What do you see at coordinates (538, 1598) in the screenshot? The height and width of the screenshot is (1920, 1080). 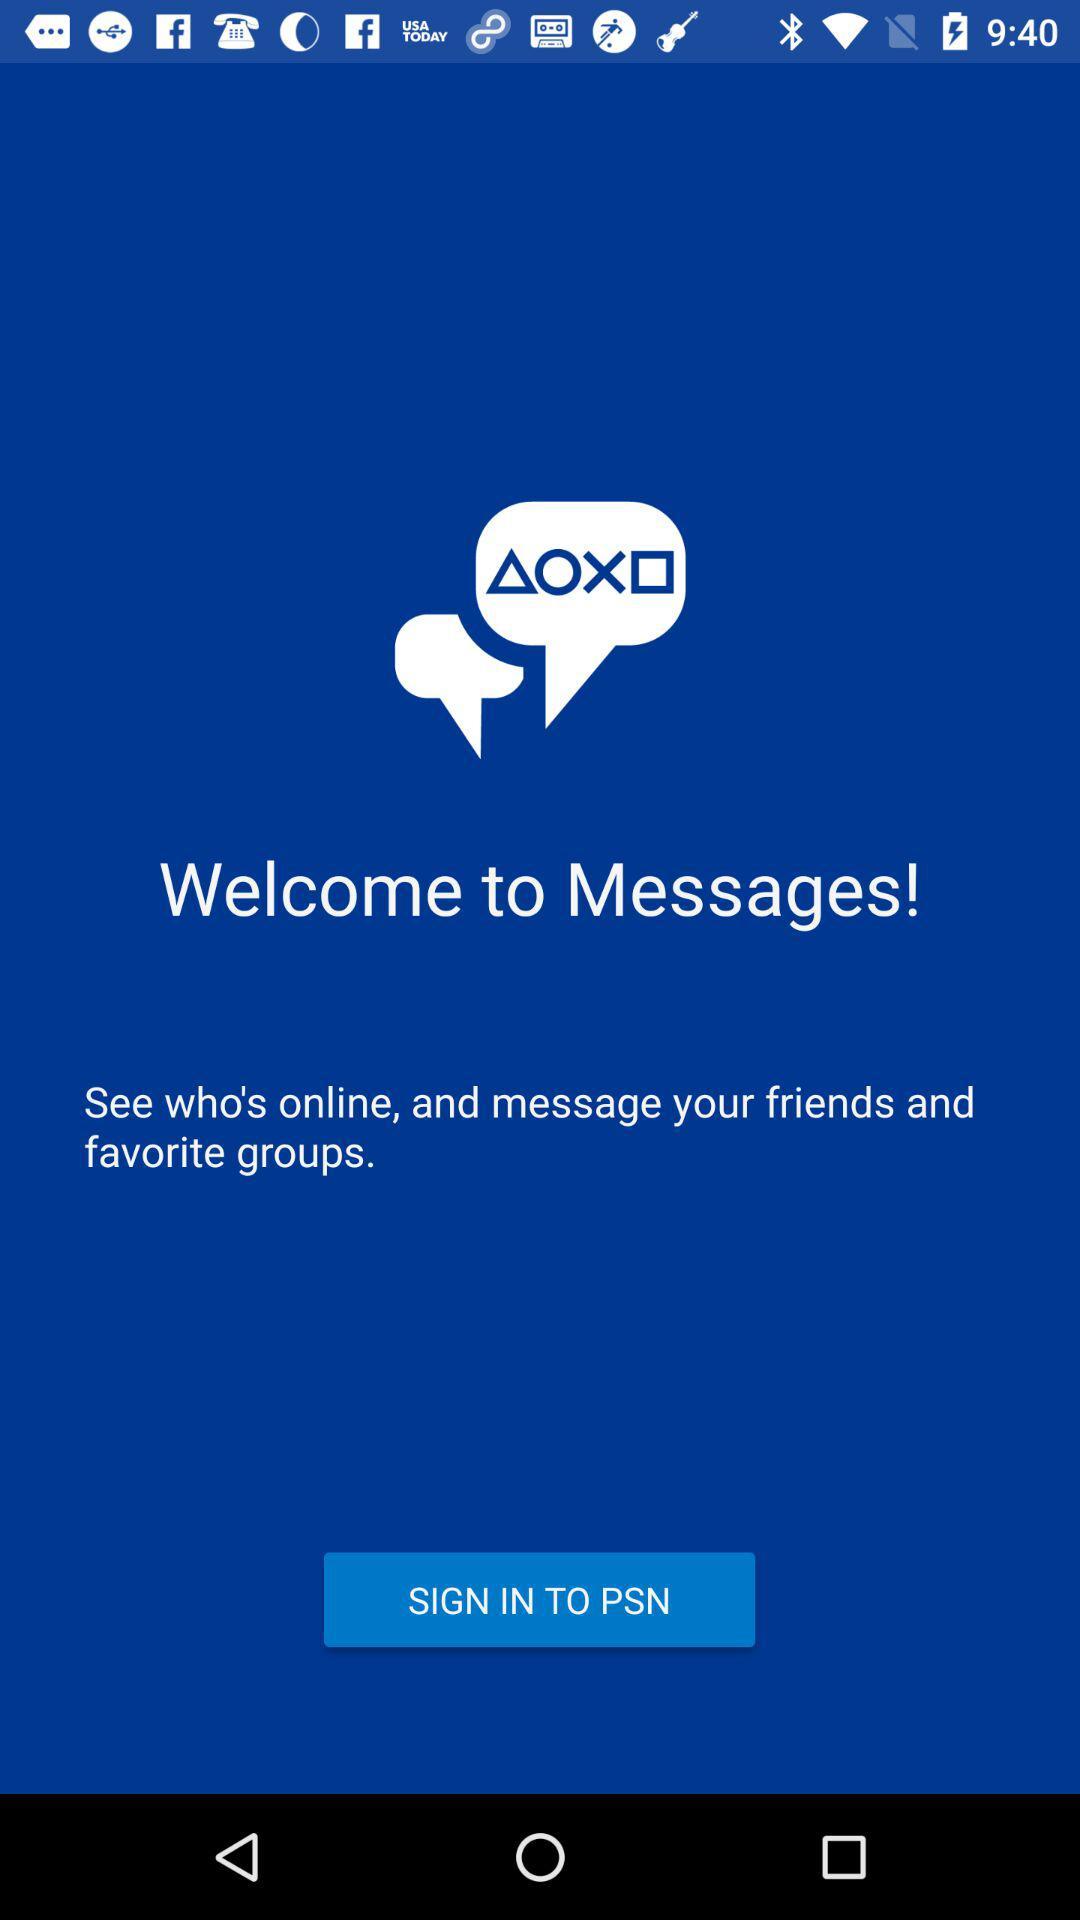 I see `sign in to` at bounding box center [538, 1598].